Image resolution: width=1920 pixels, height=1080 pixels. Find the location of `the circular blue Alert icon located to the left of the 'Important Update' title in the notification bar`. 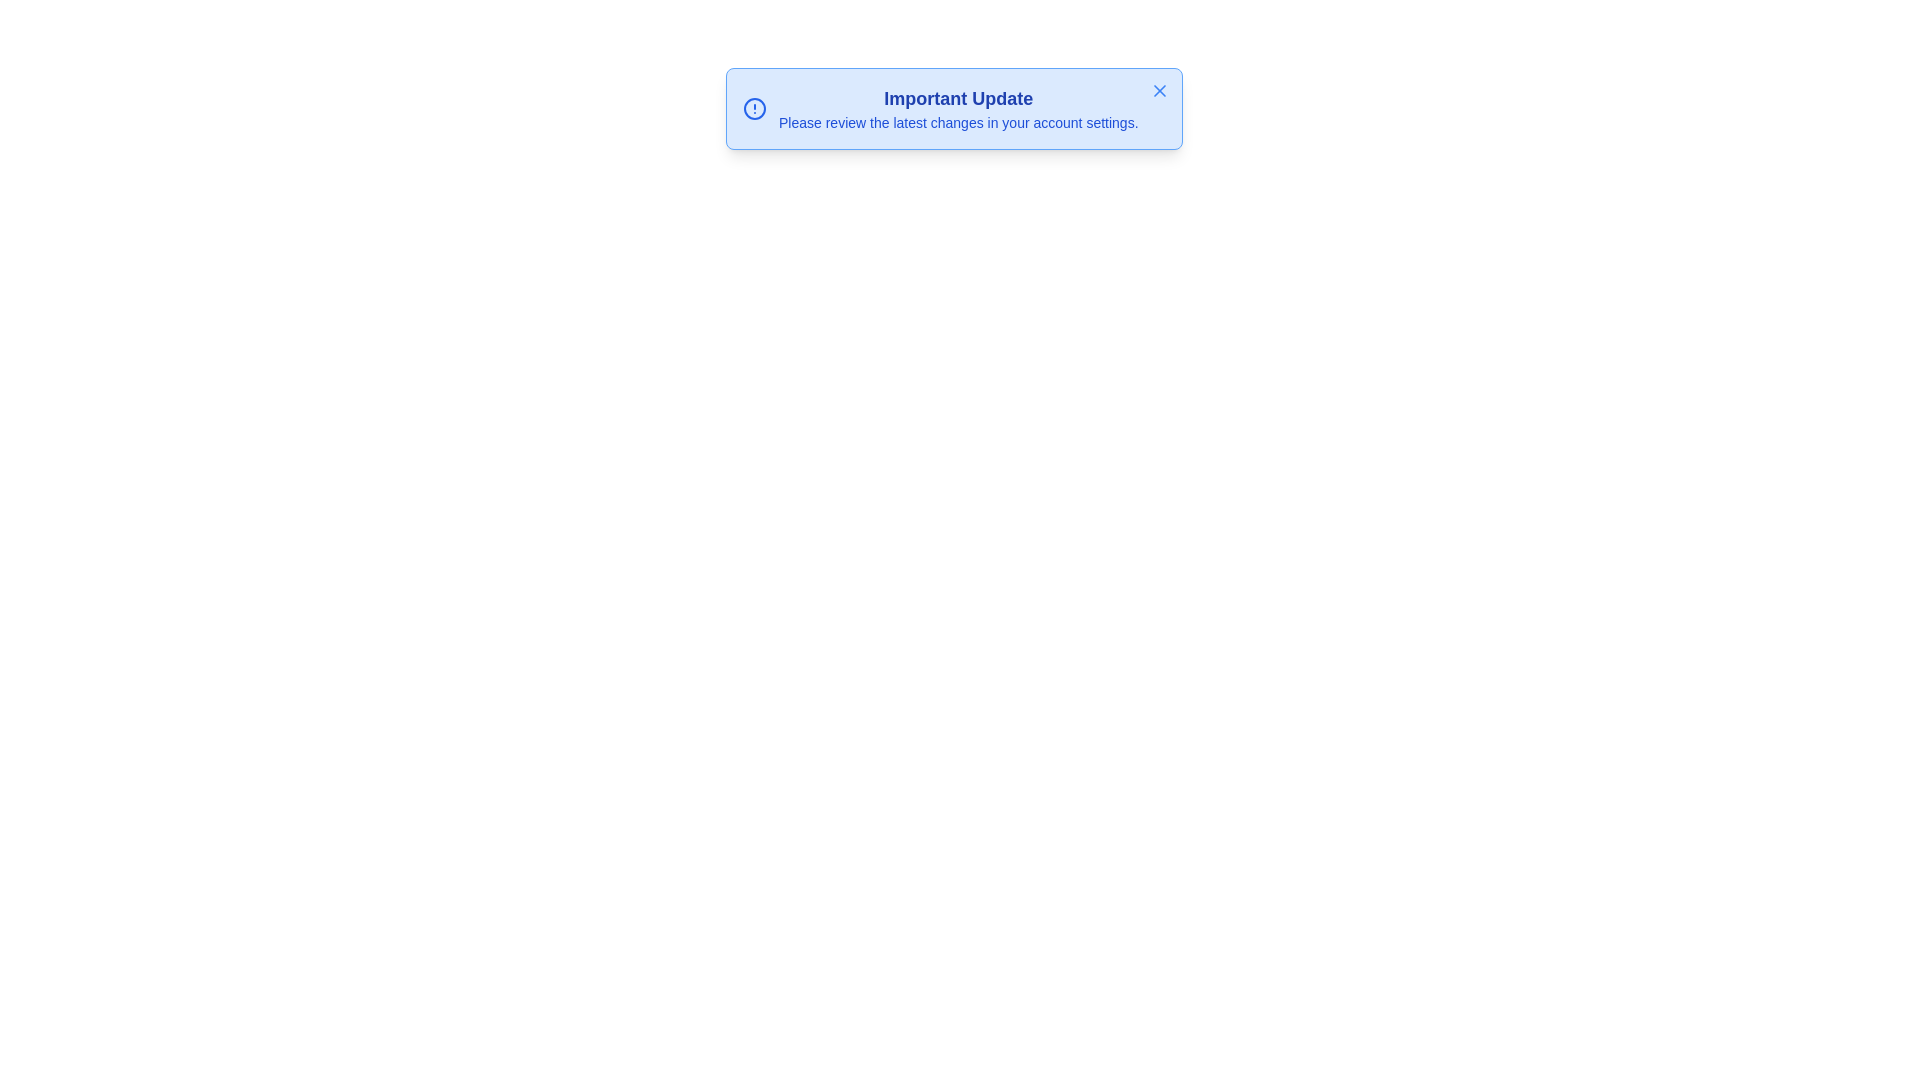

the circular blue Alert icon located to the left of the 'Important Update' title in the notification bar is located at coordinates (753, 108).